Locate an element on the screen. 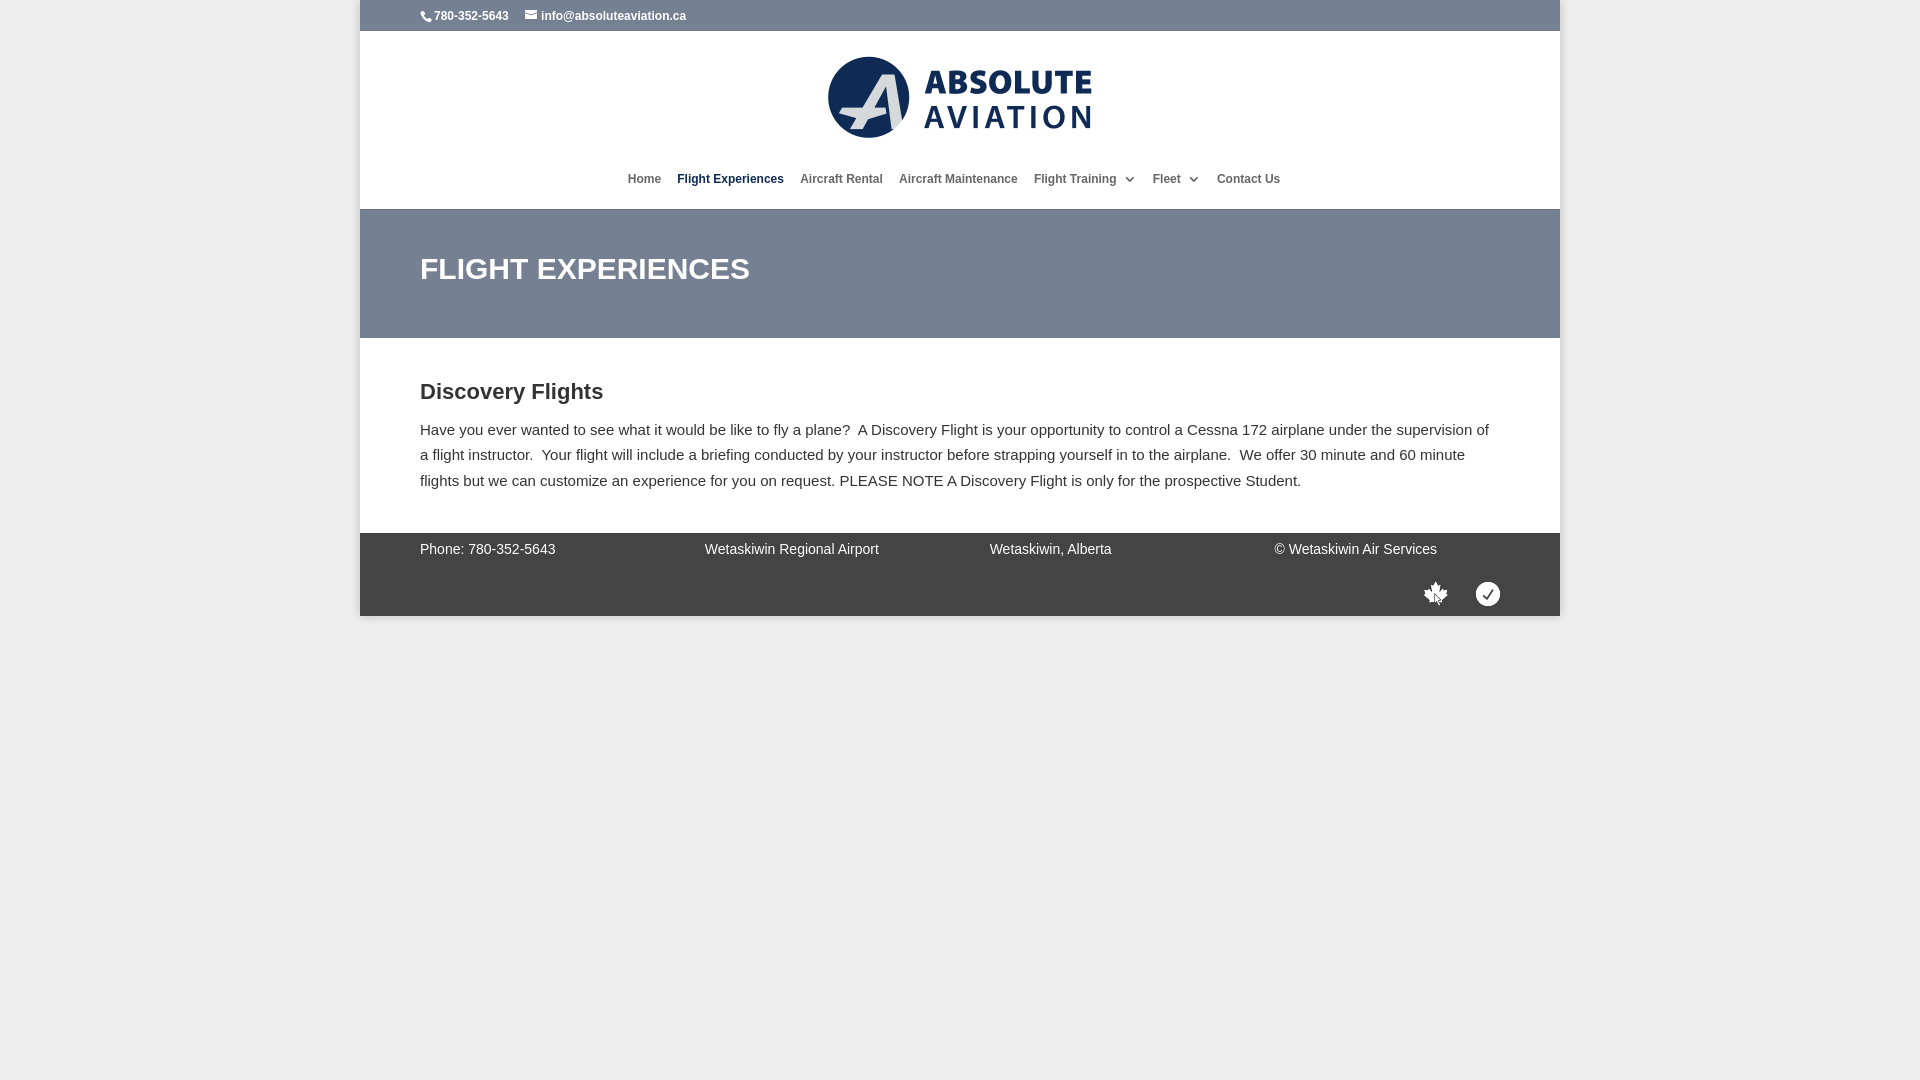  'Flight Training' is located at coordinates (1033, 191).